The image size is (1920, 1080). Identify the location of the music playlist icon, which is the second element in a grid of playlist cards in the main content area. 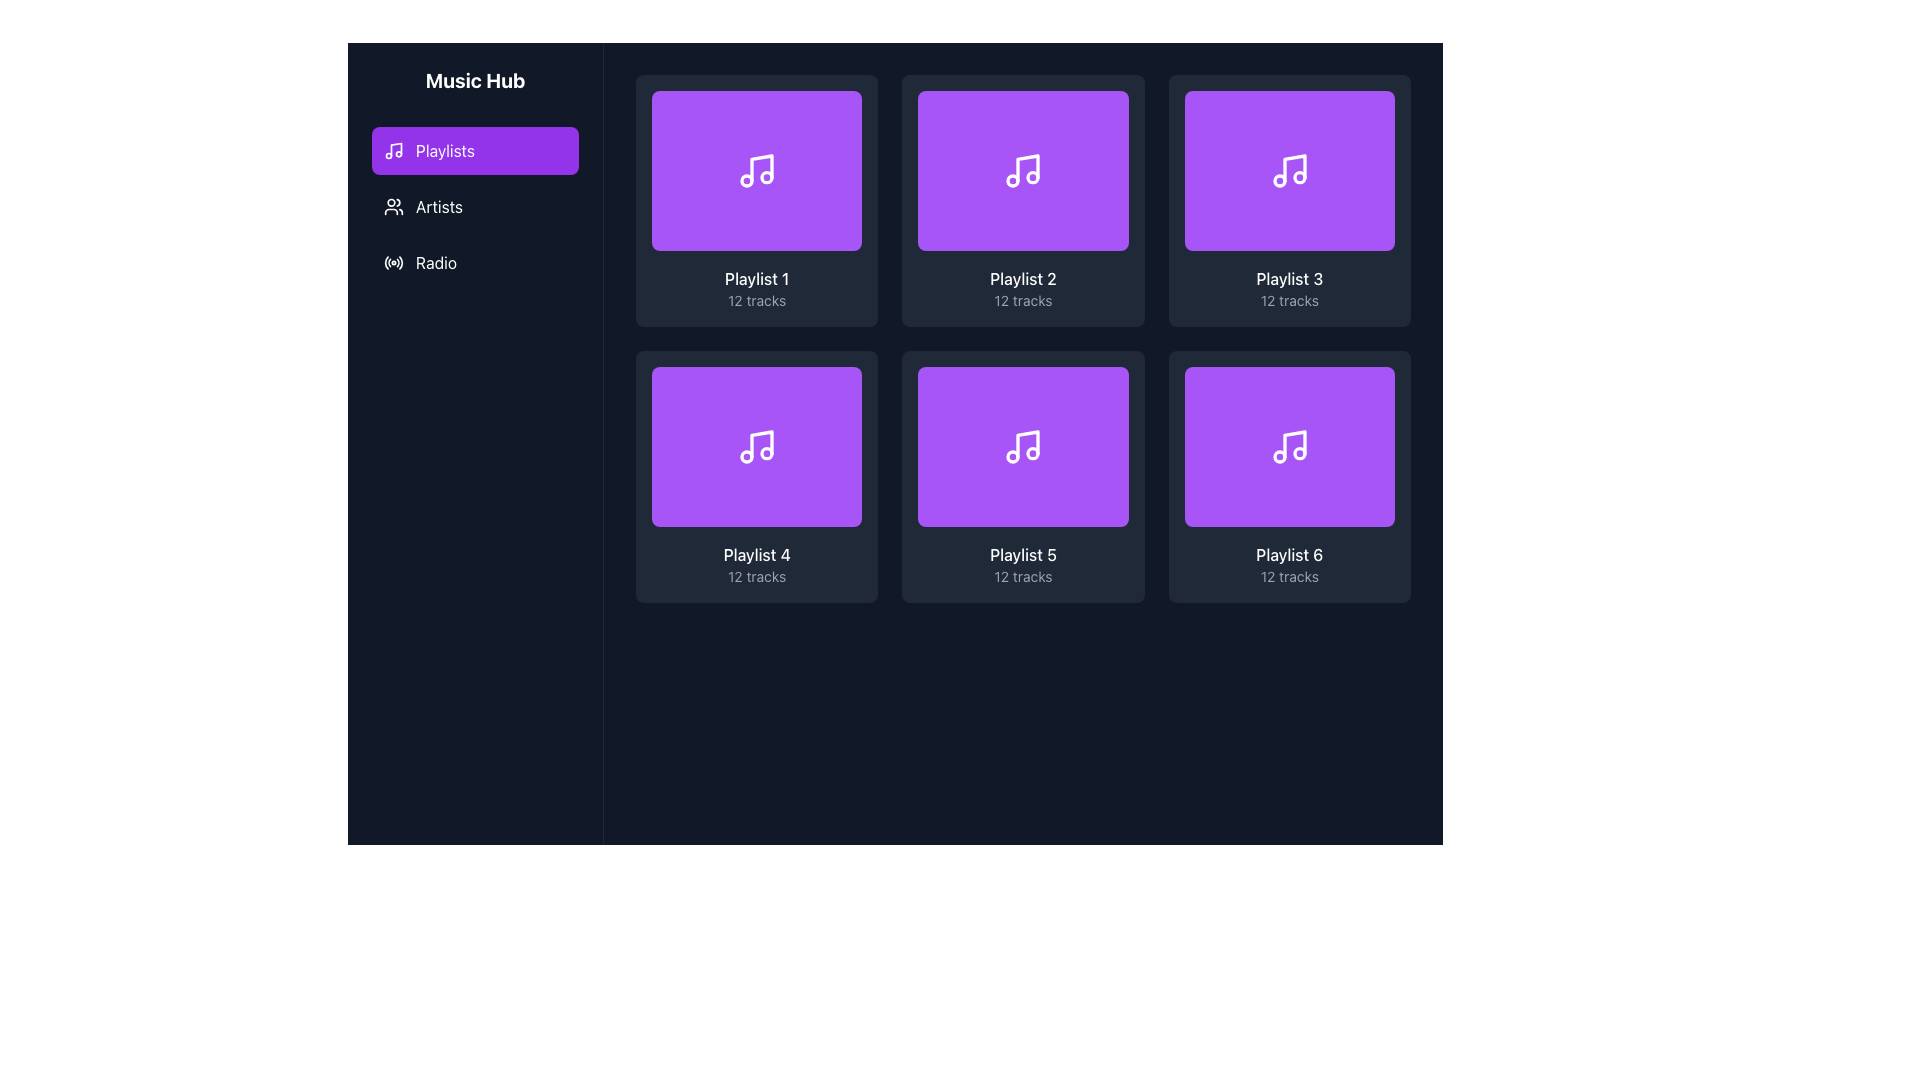
(1023, 169).